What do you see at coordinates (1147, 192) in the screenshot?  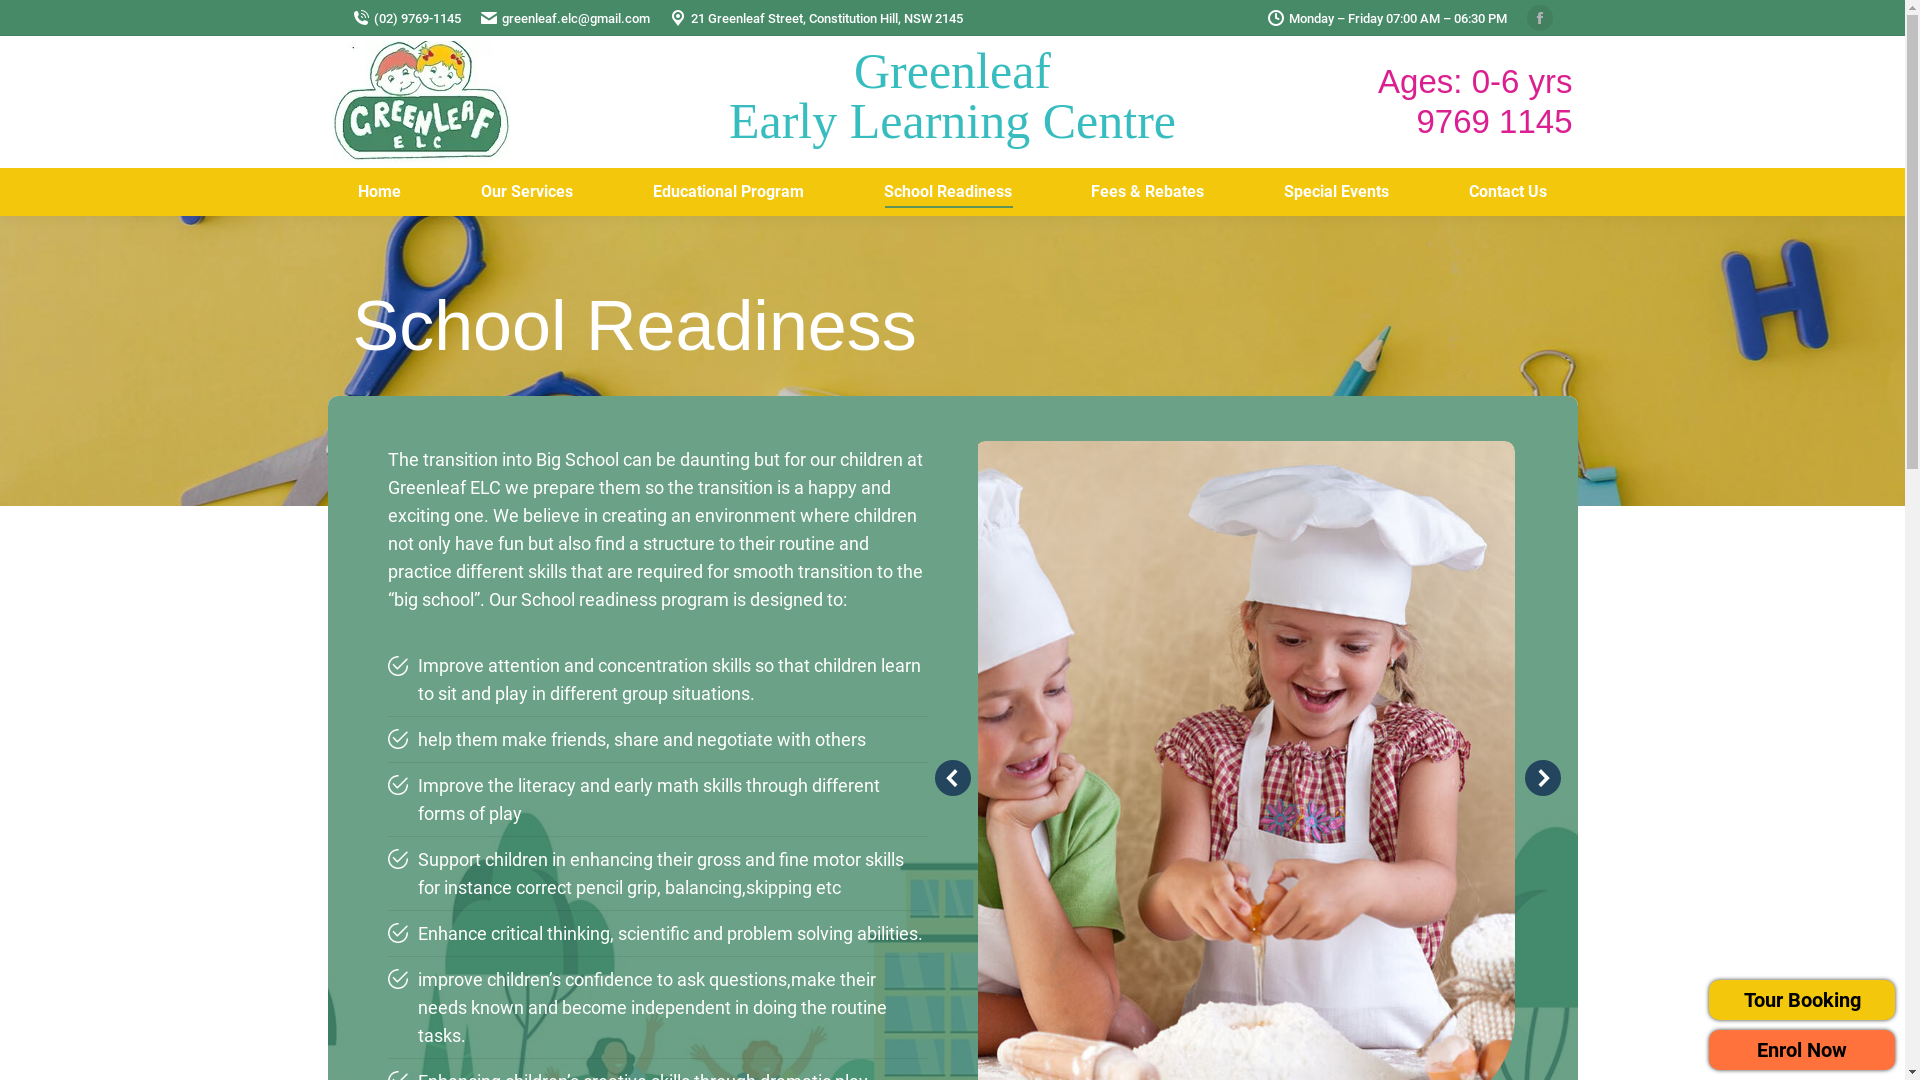 I see `'Fees & Rebates'` at bounding box center [1147, 192].